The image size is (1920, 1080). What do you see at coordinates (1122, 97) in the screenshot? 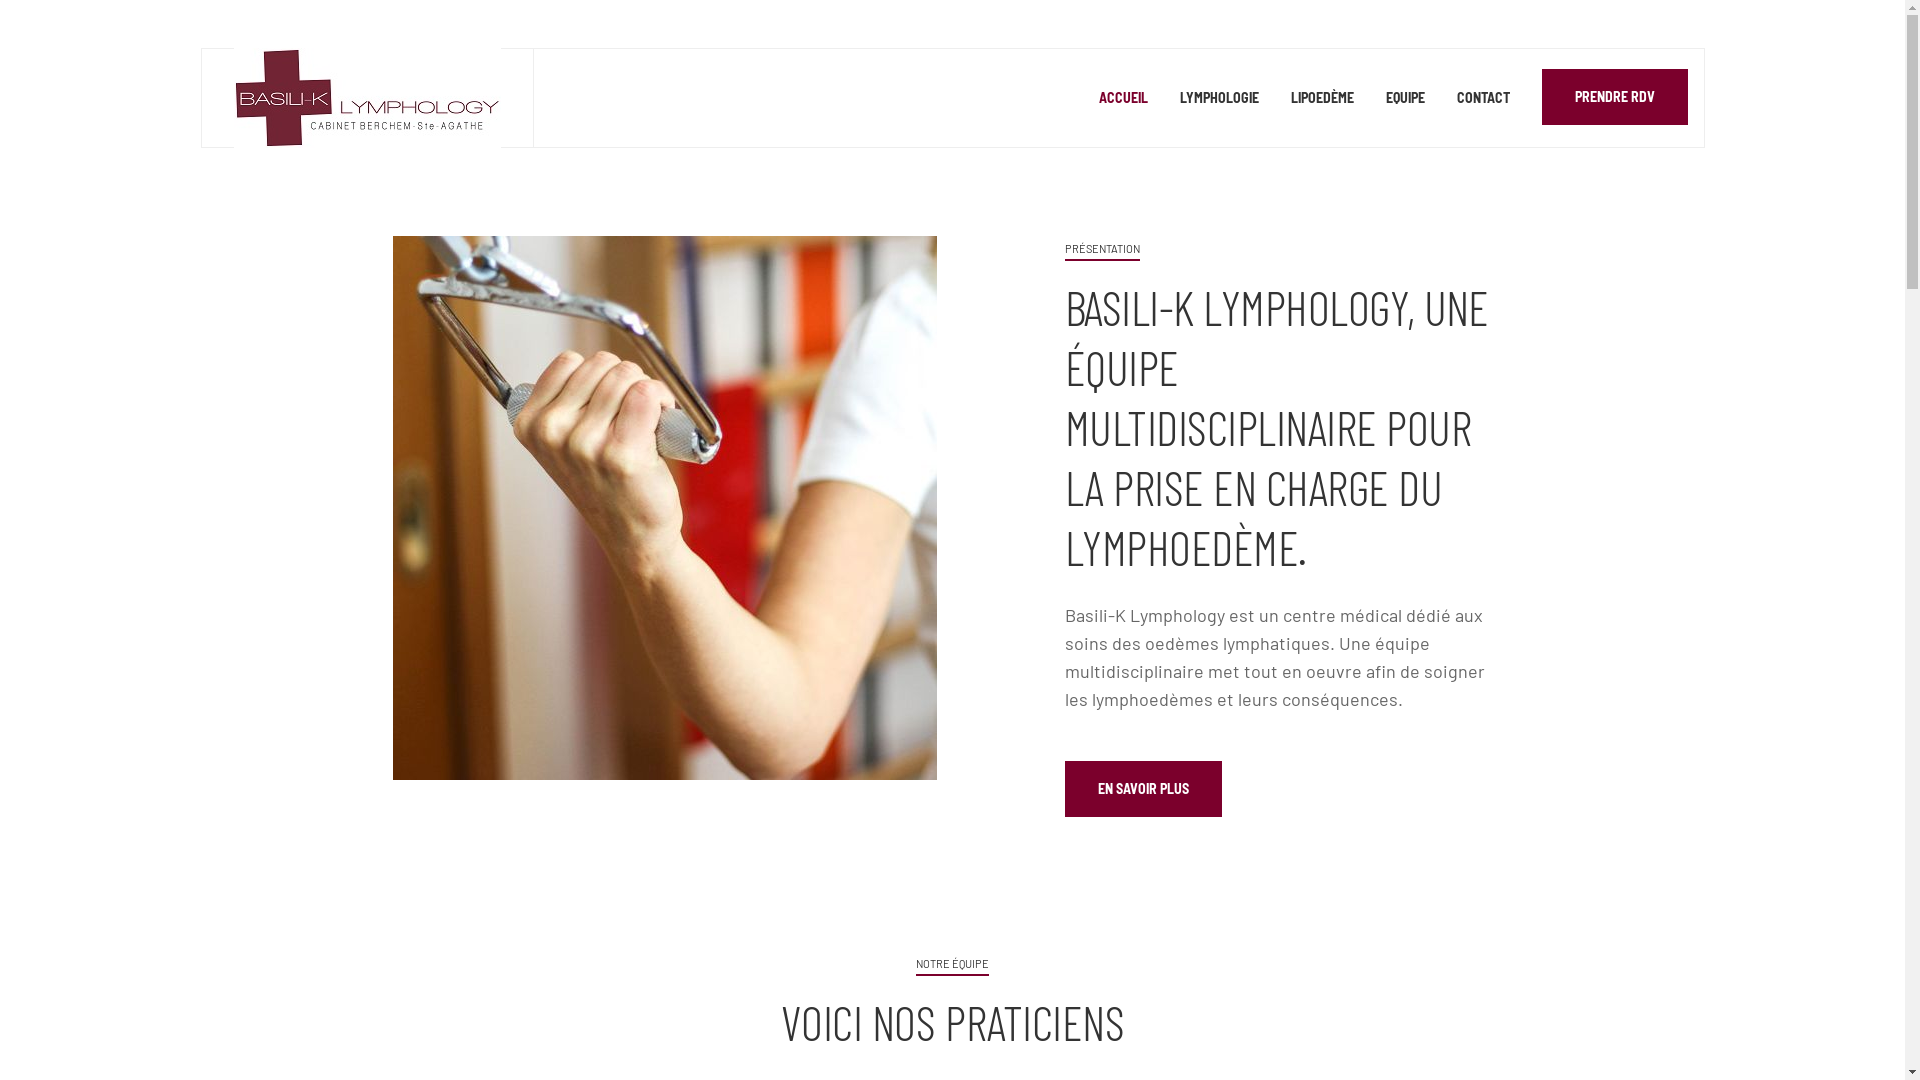
I see `'ACCUEIL'` at bounding box center [1122, 97].